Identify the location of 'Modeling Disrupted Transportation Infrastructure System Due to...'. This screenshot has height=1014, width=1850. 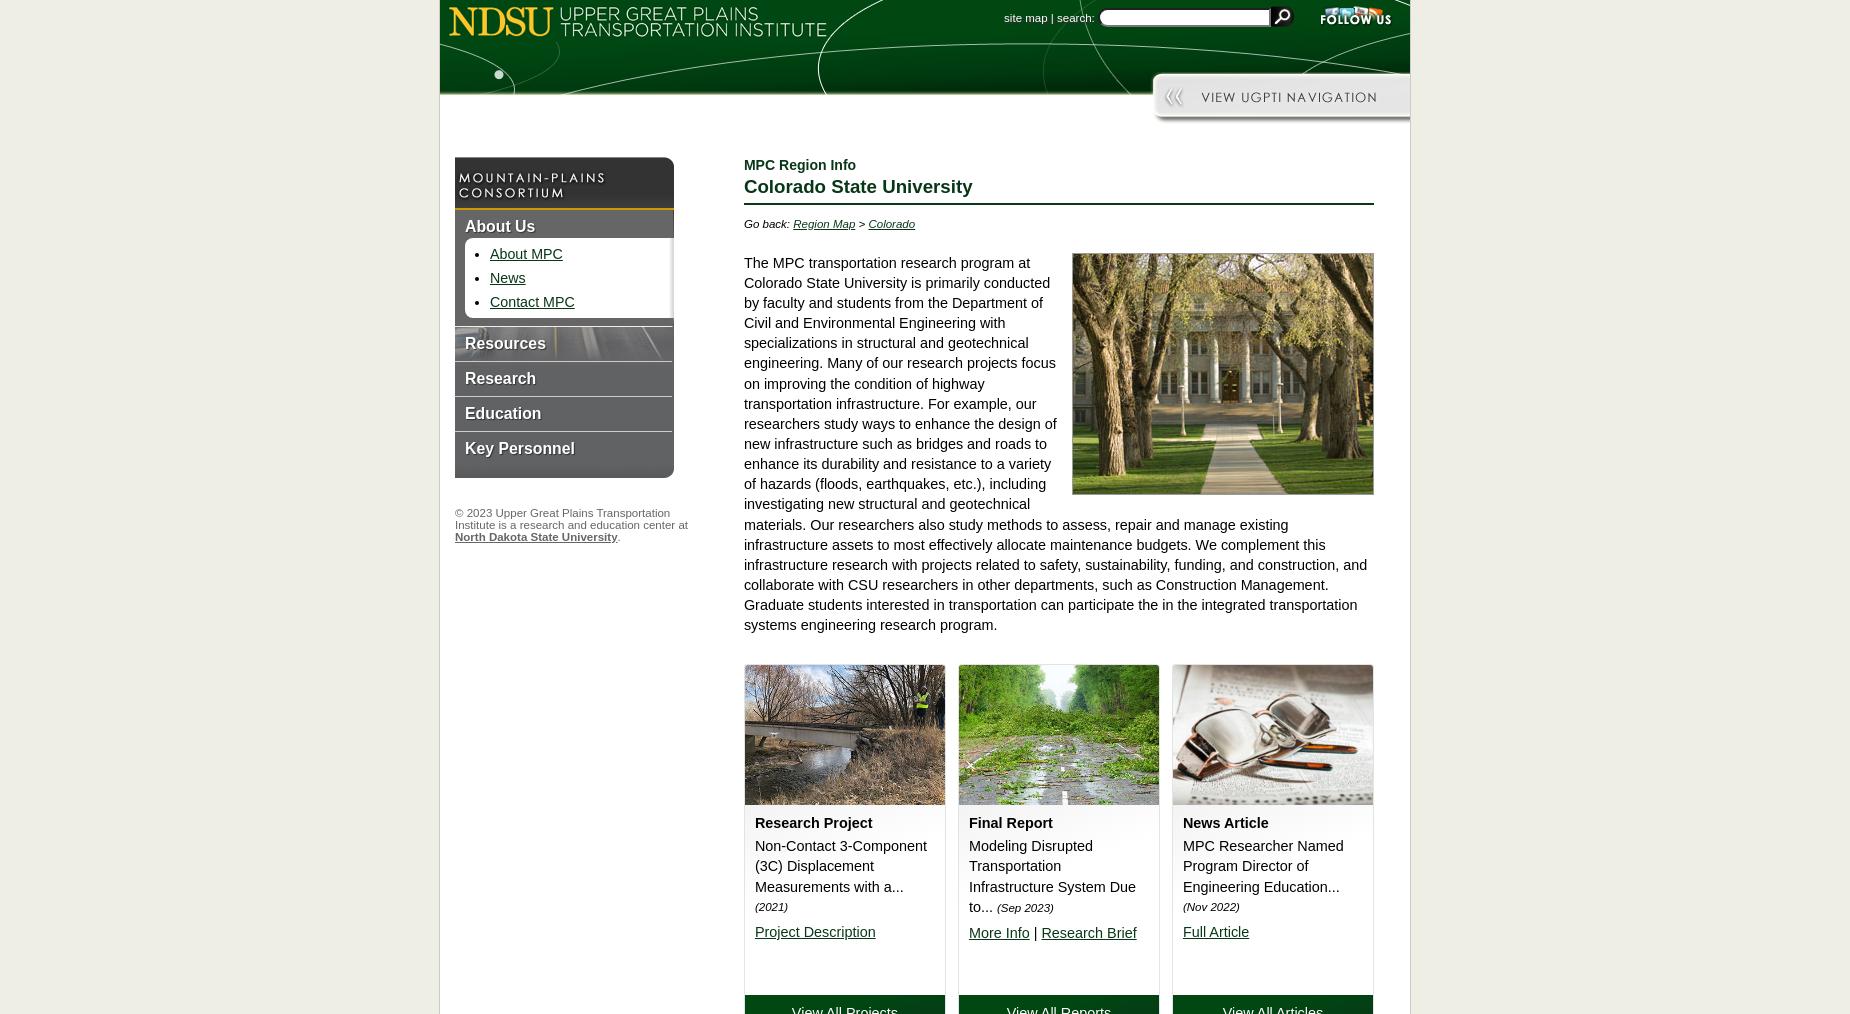
(1050, 874).